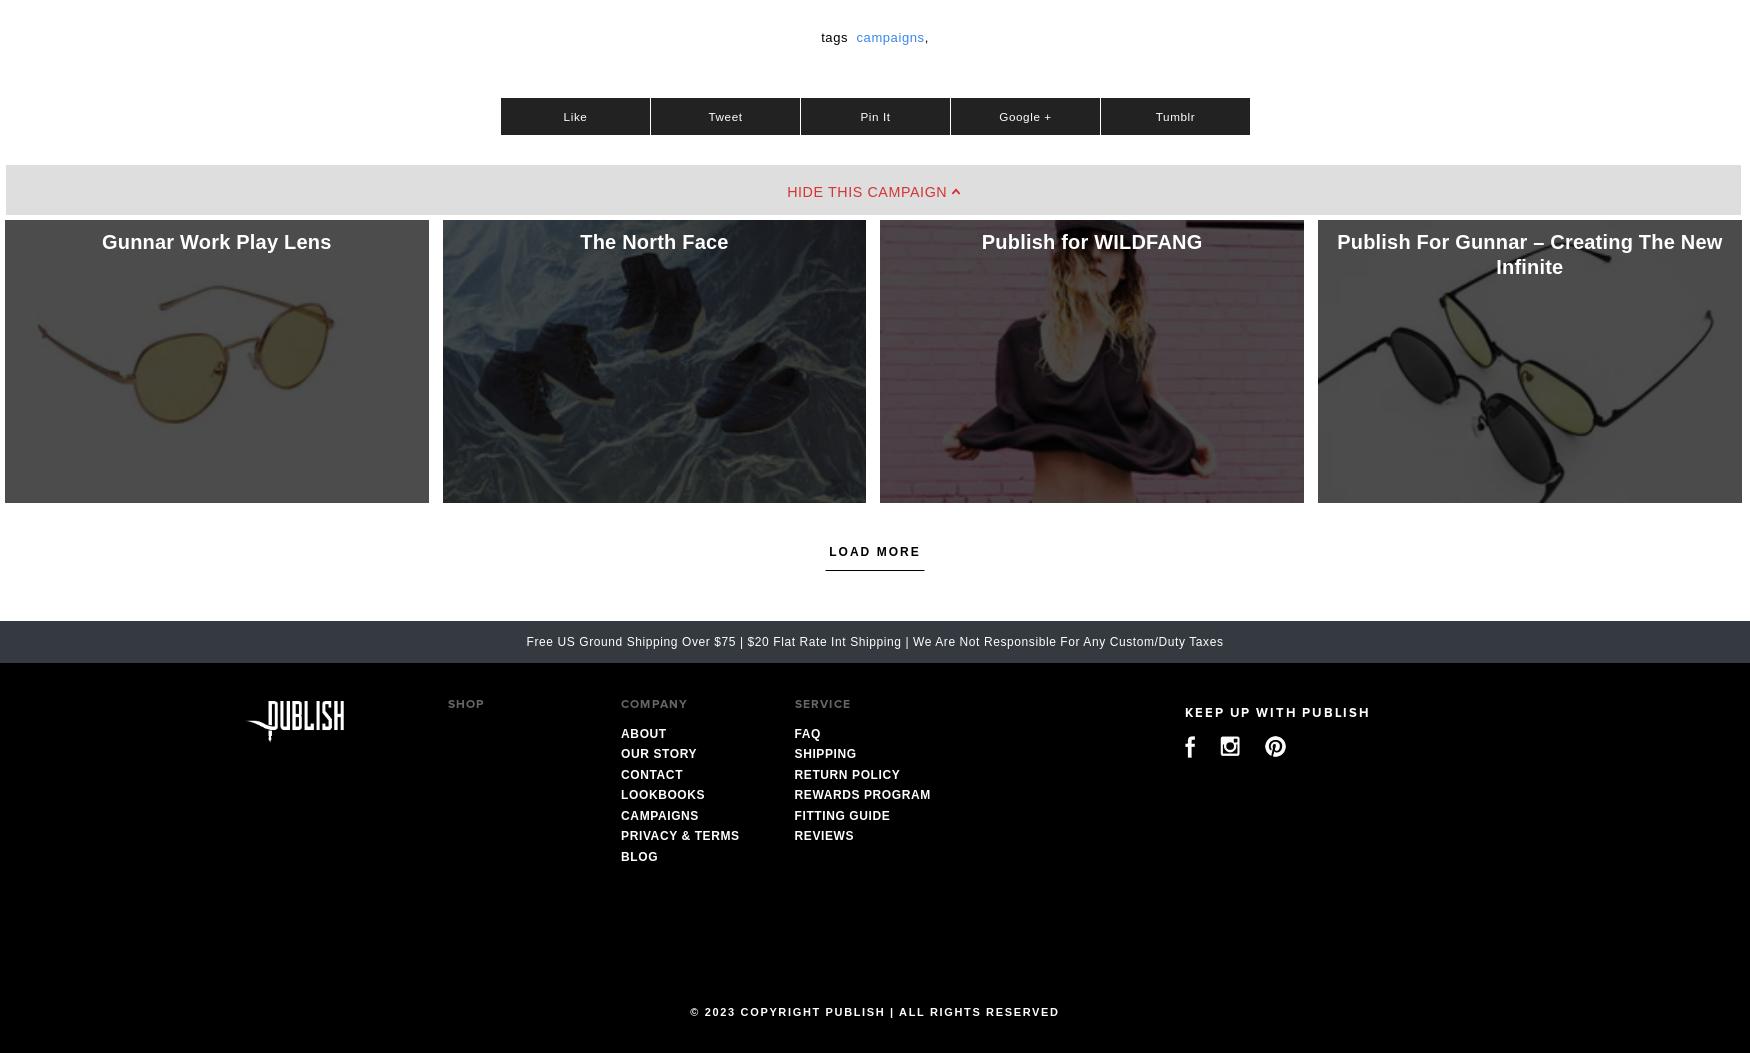 This screenshot has height=1053, width=1750. I want to click on 'Tumblr', so click(1173, 115).